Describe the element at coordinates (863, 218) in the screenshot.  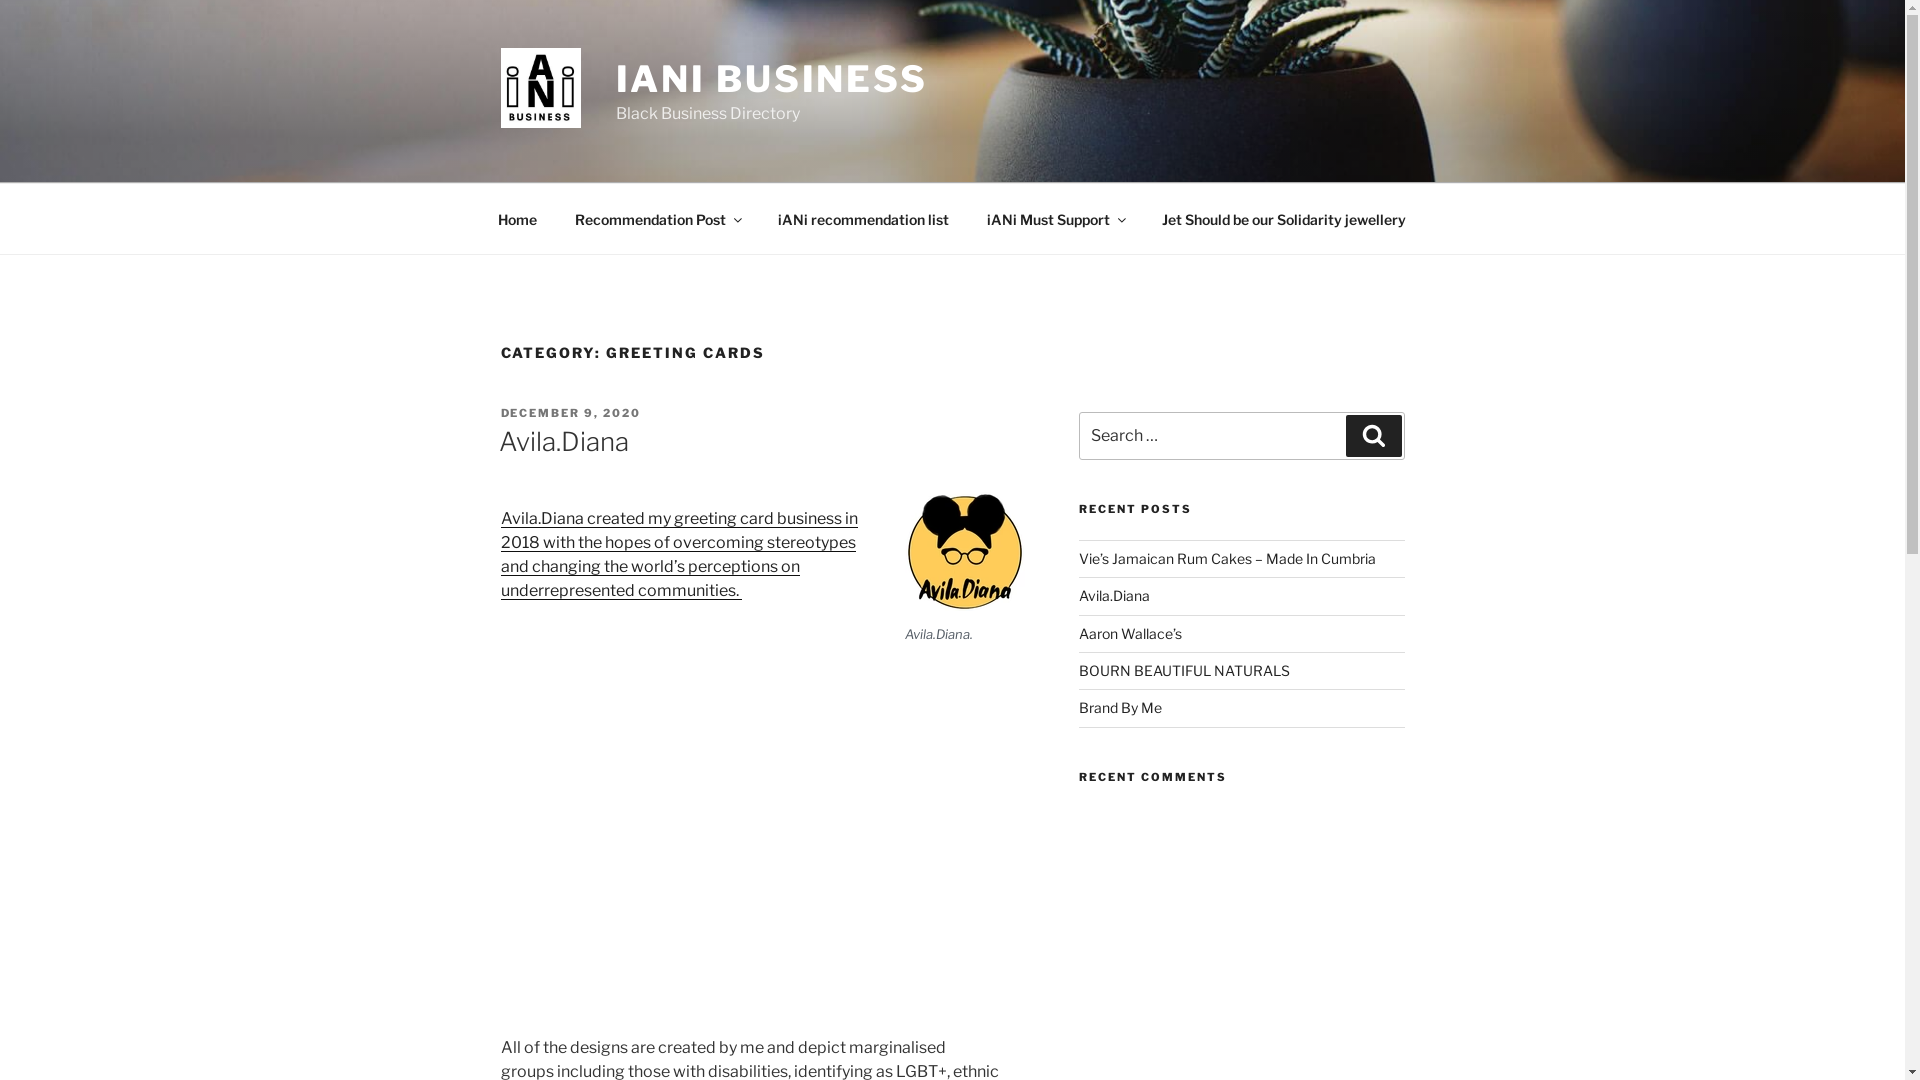
I see `'iANi recommendation list'` at that location.